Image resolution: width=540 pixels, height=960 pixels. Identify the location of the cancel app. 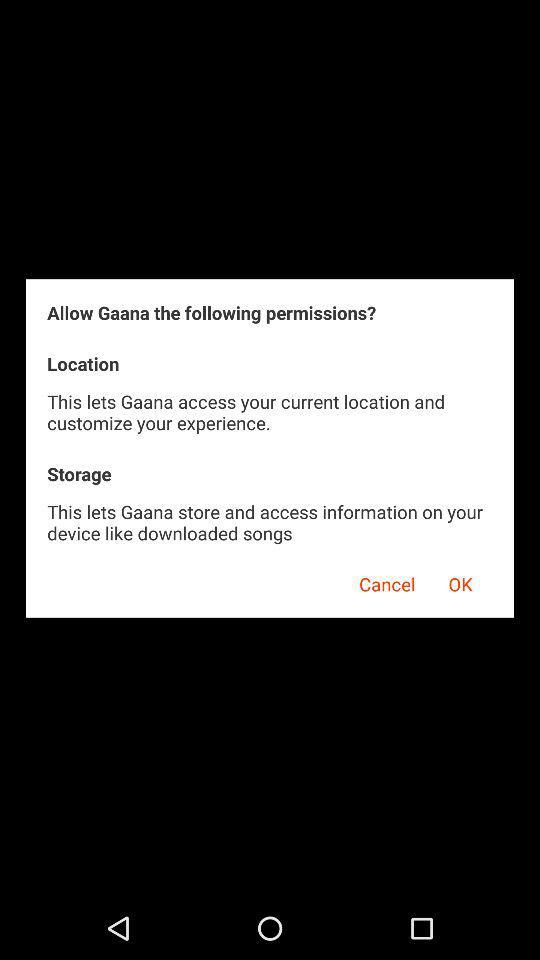
(380, 581).